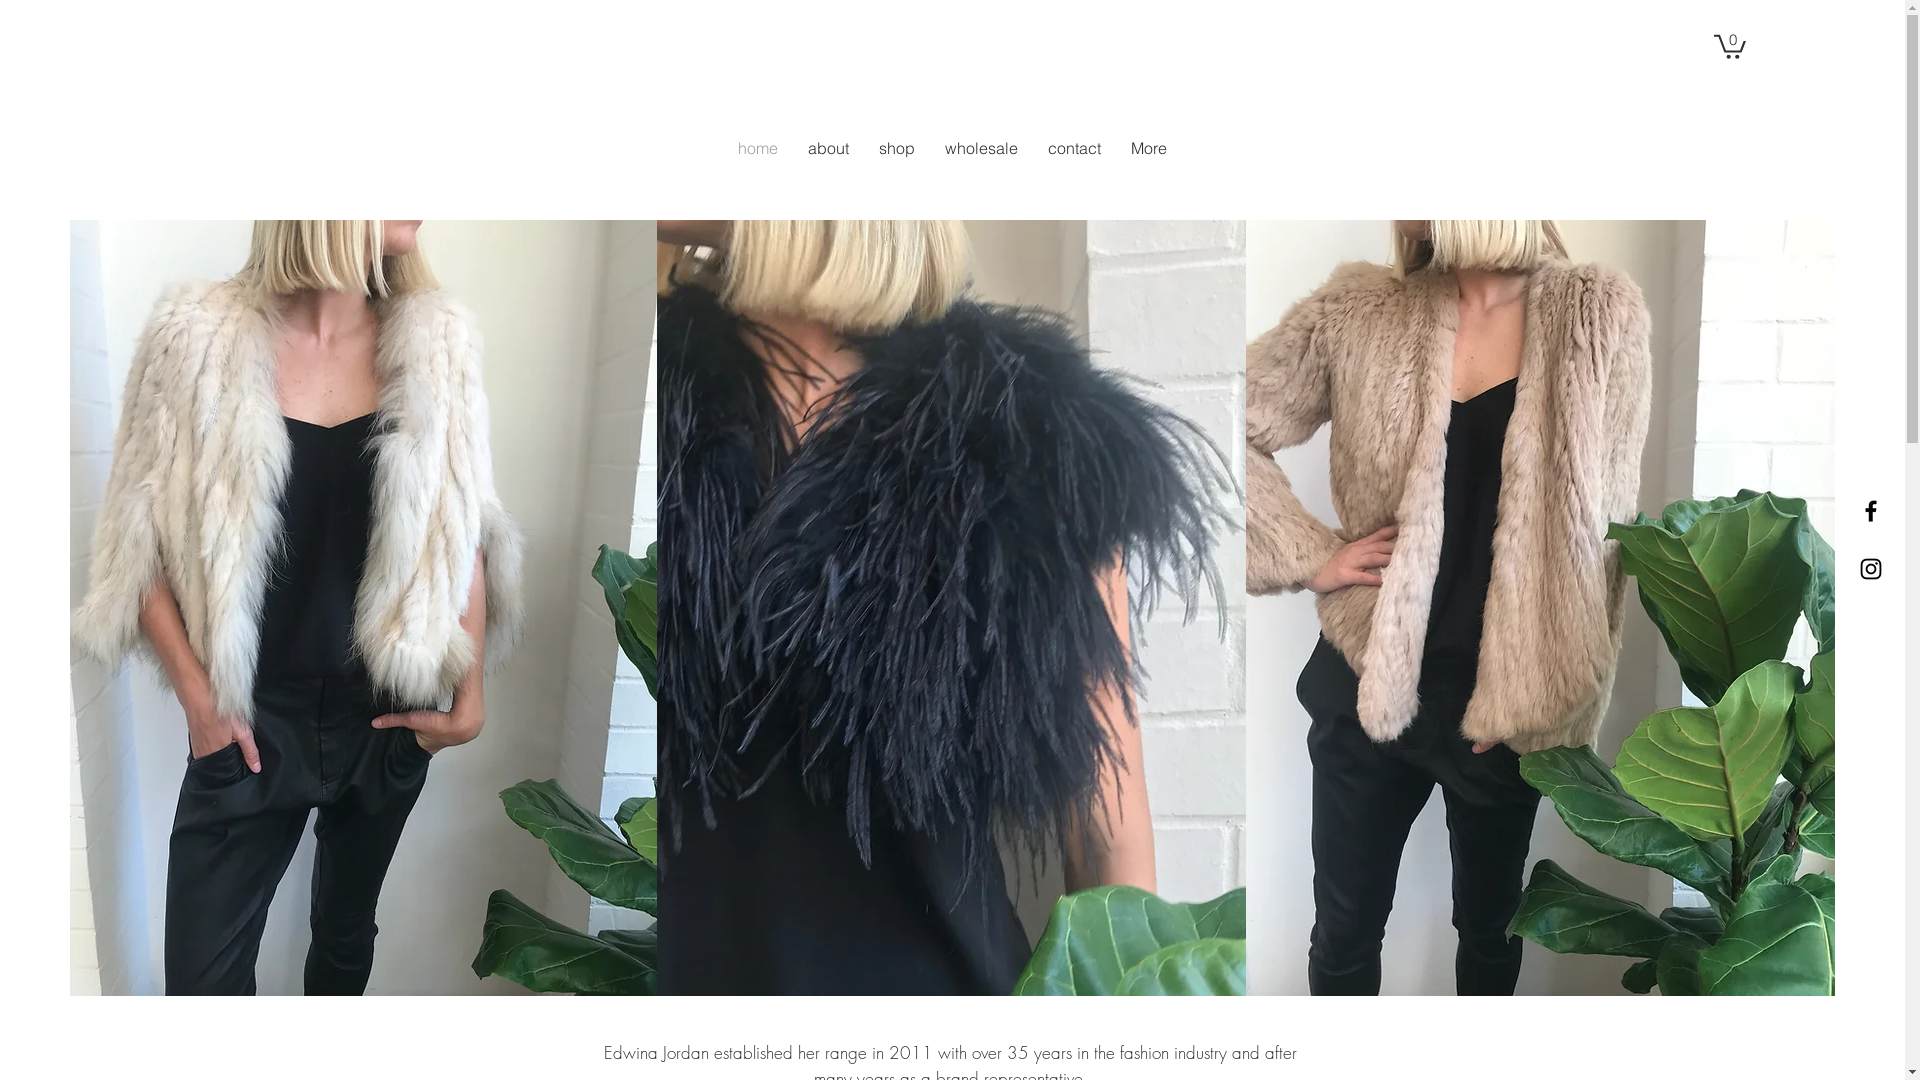 Image resolution: width=1920 pixels, height=1080 pixels. Describe the element at coordinates (981, 161) in the screenshot. I see `'wholesale'` at that location.